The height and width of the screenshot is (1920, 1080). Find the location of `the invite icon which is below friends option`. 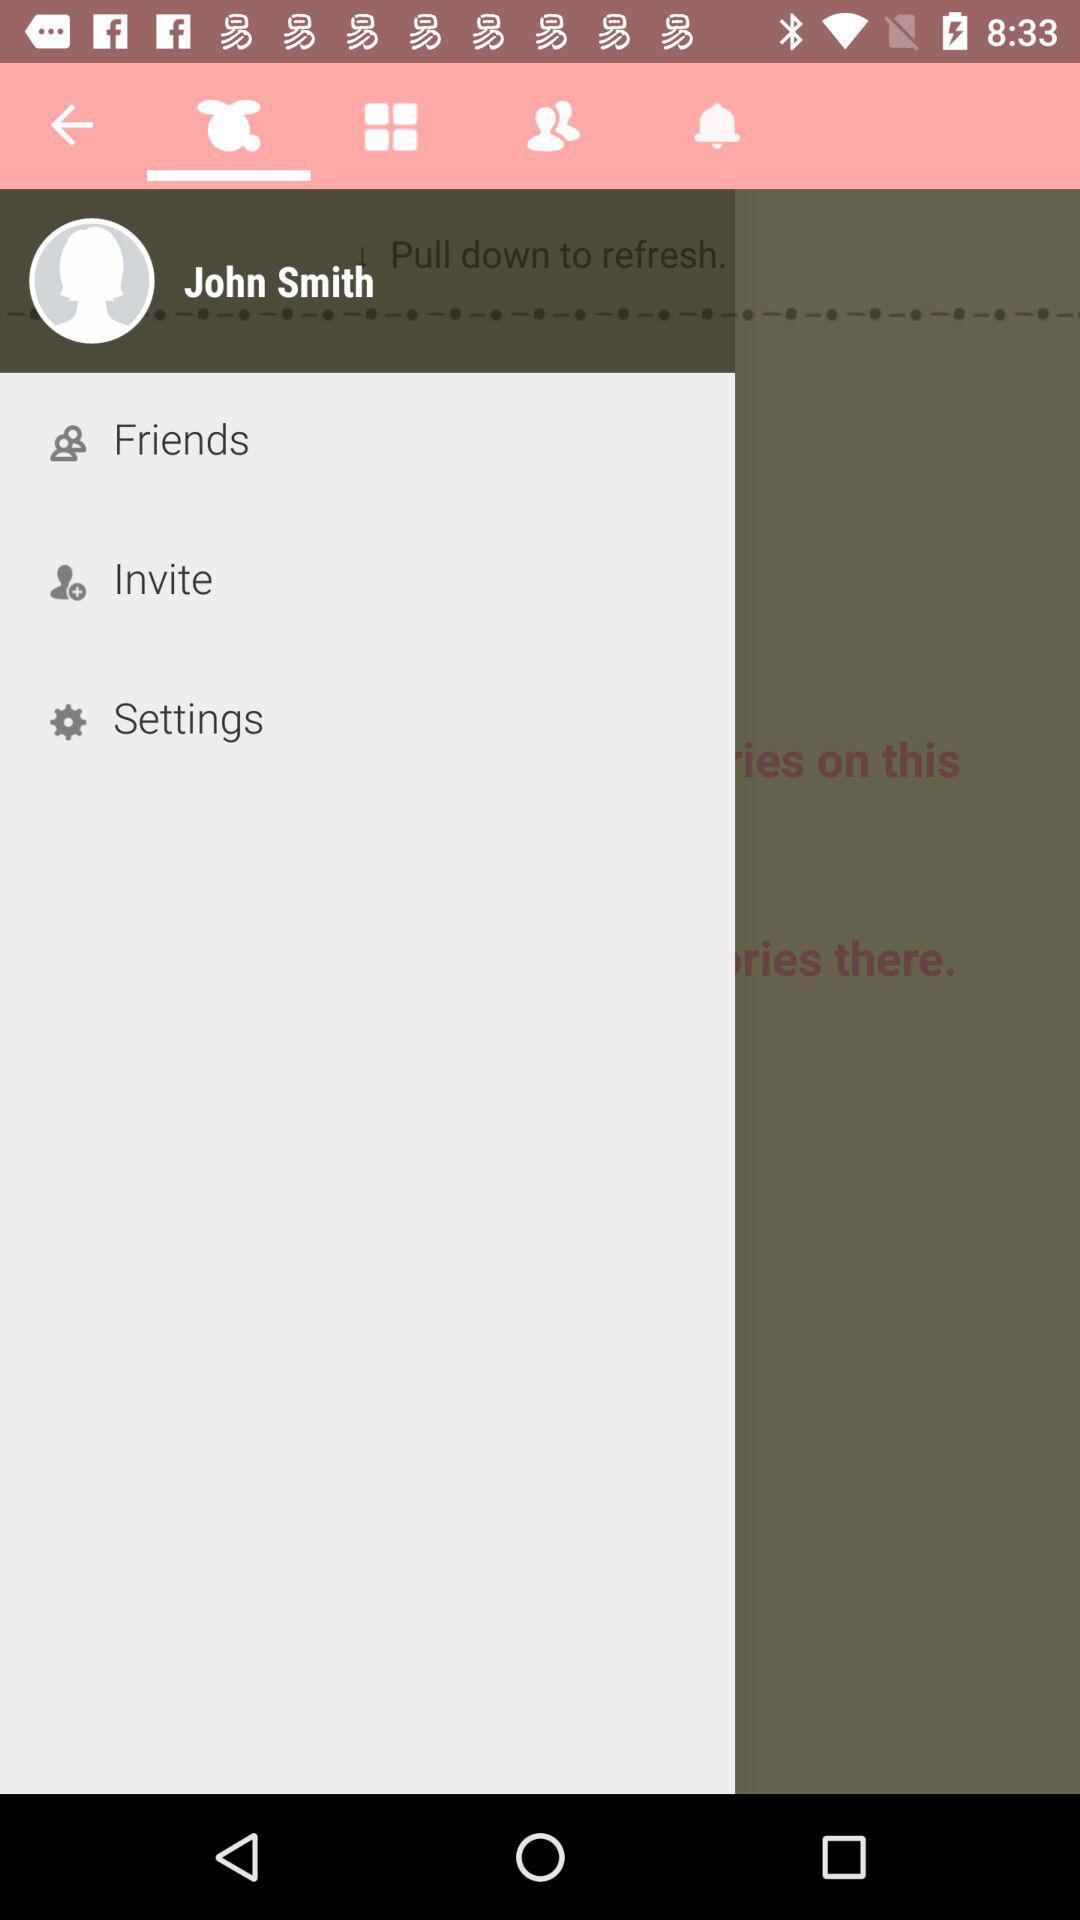

the invite icon which is below friends option is located at coordinates (67, 579).